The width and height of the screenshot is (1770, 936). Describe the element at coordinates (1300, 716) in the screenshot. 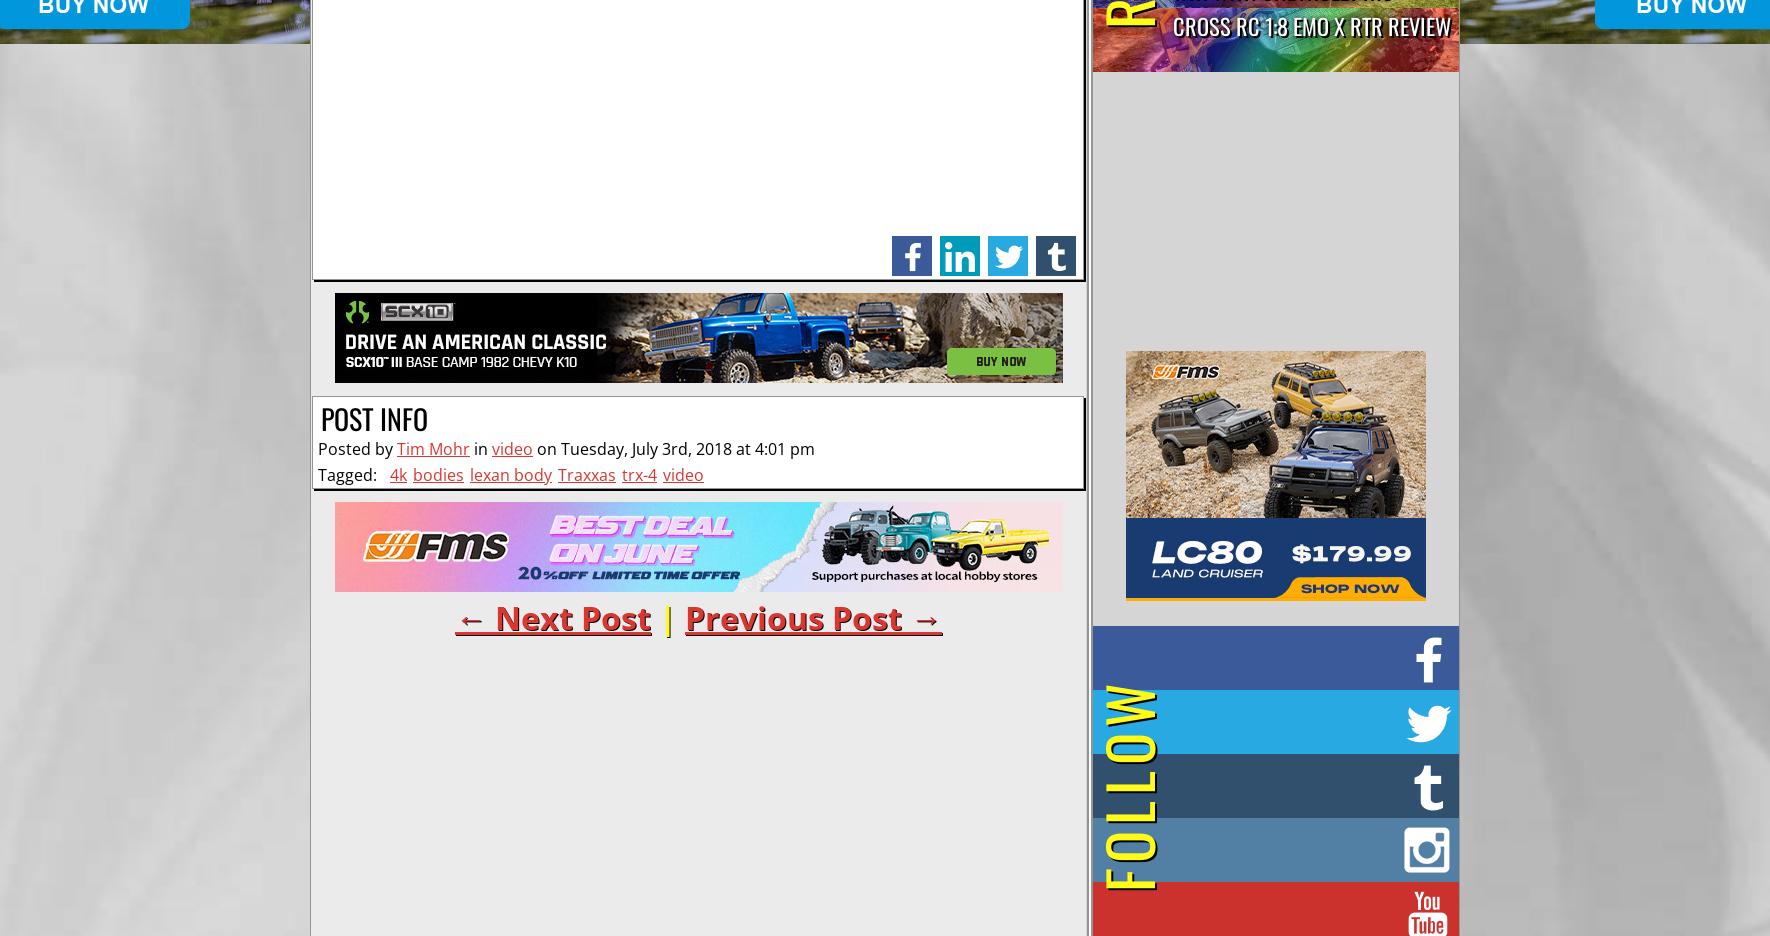

I see `'on Twitter'` at that location.